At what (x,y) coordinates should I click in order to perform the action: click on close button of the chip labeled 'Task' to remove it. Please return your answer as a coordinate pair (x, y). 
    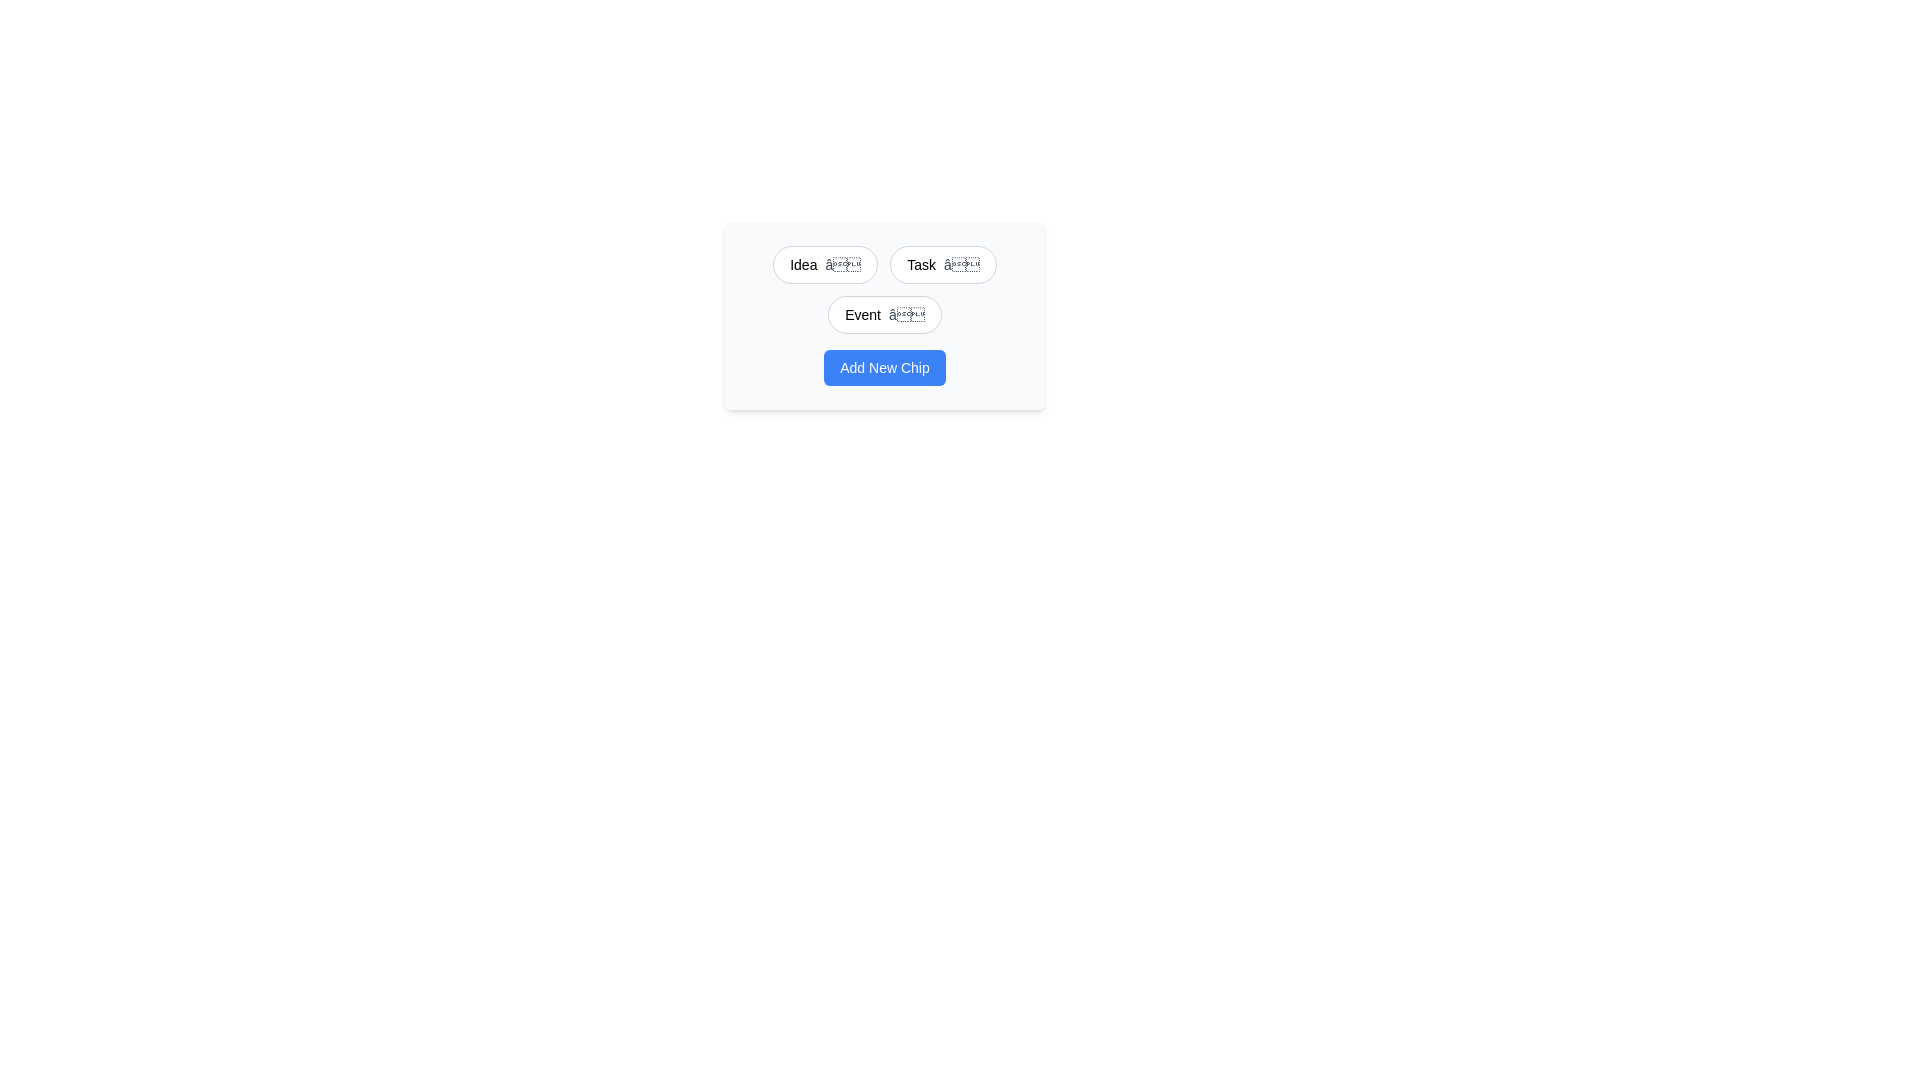
    Looking at the image, I should click on (961, 264).